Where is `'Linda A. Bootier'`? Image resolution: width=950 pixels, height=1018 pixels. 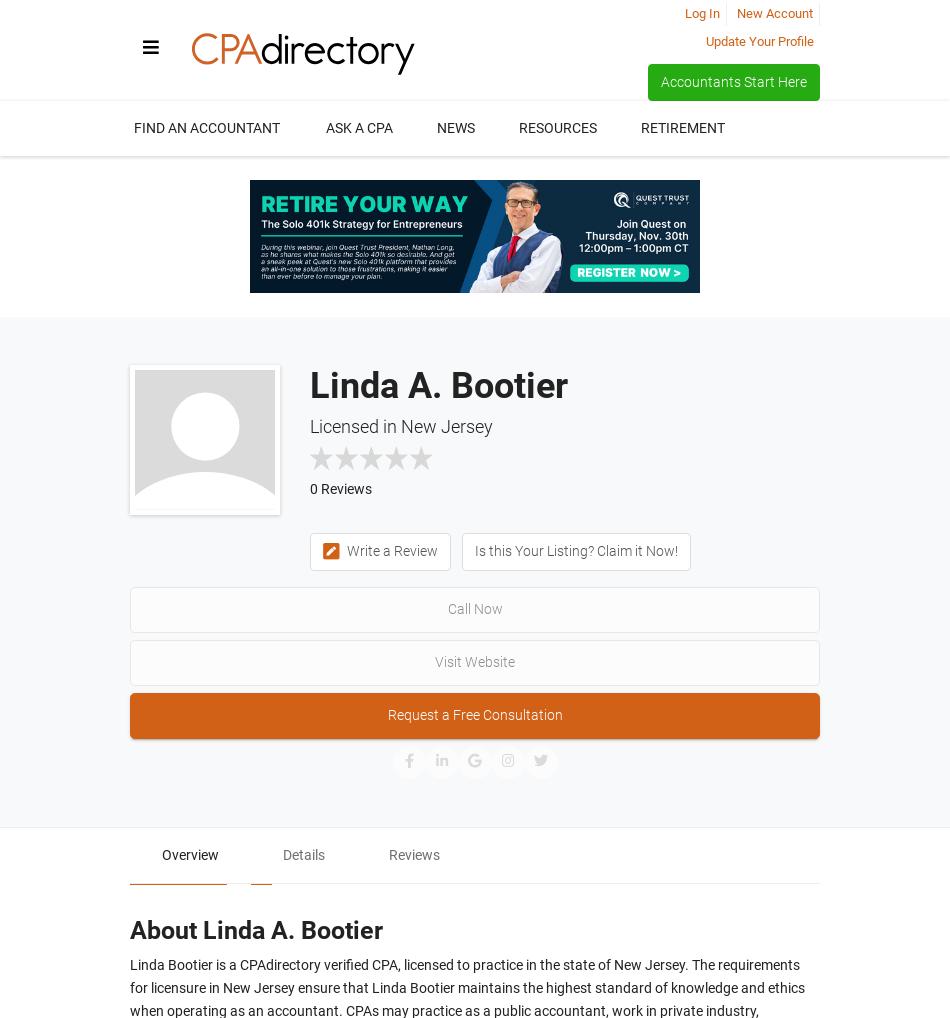 'Linda A. Bootier' is located at coordinates (437, 385).